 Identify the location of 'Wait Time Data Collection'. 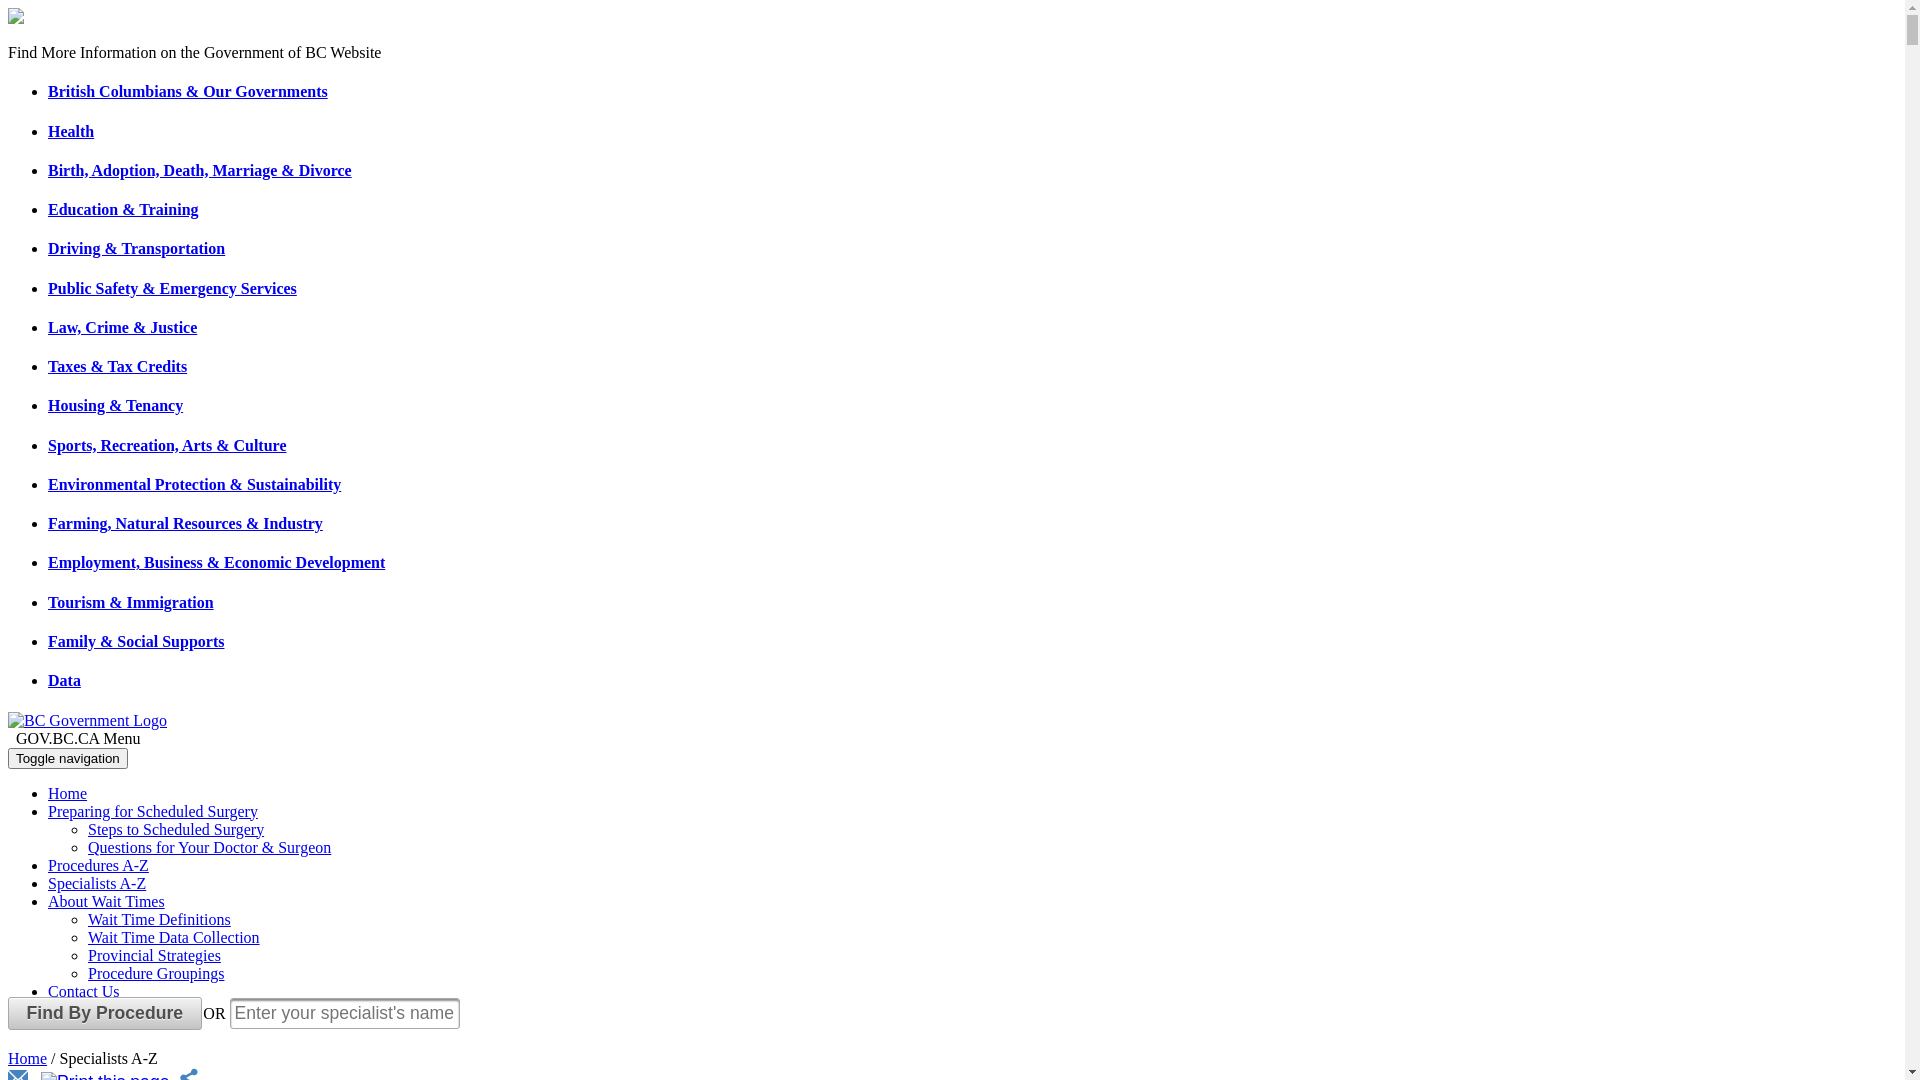
(173, 937).